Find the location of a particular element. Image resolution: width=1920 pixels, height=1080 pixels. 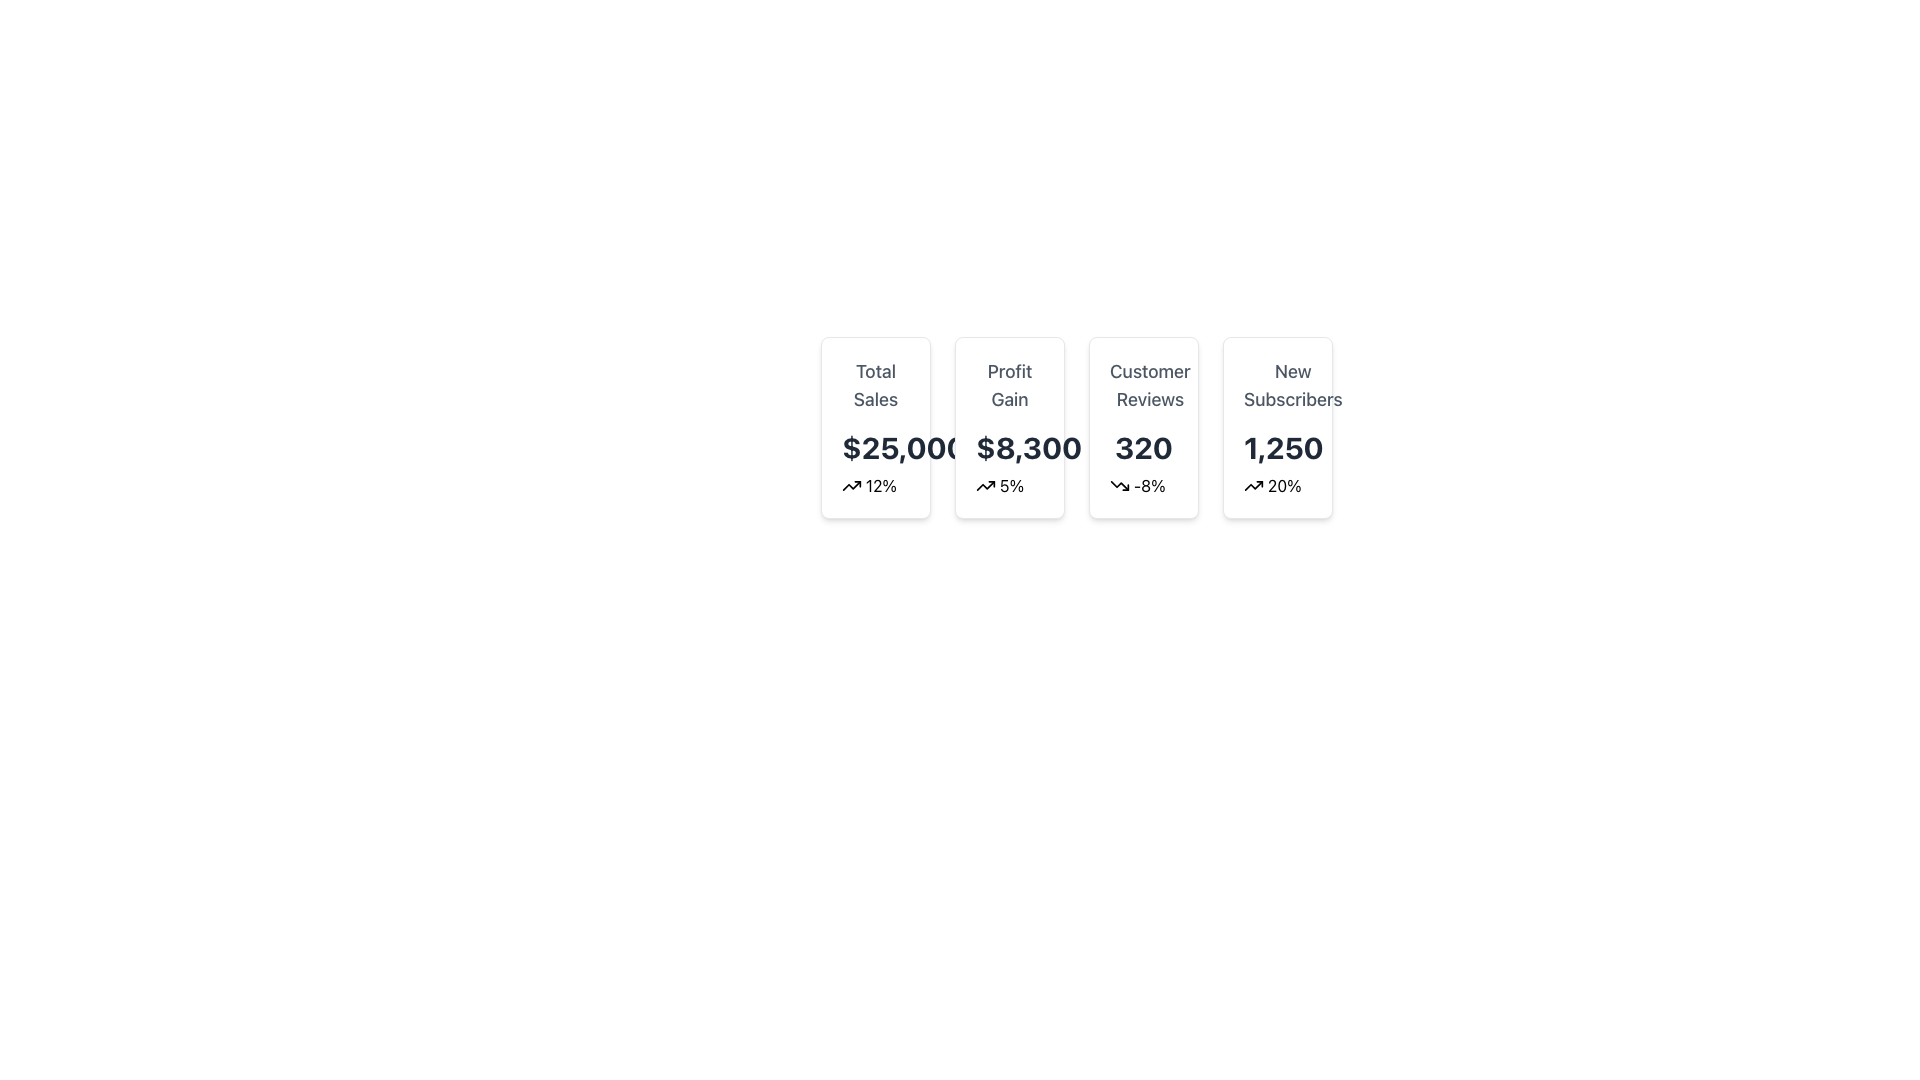

displayed percentage increase information from the green Text Label located below the 'New Subscribers' number '1,250' is located at coordinates (1276, 486).